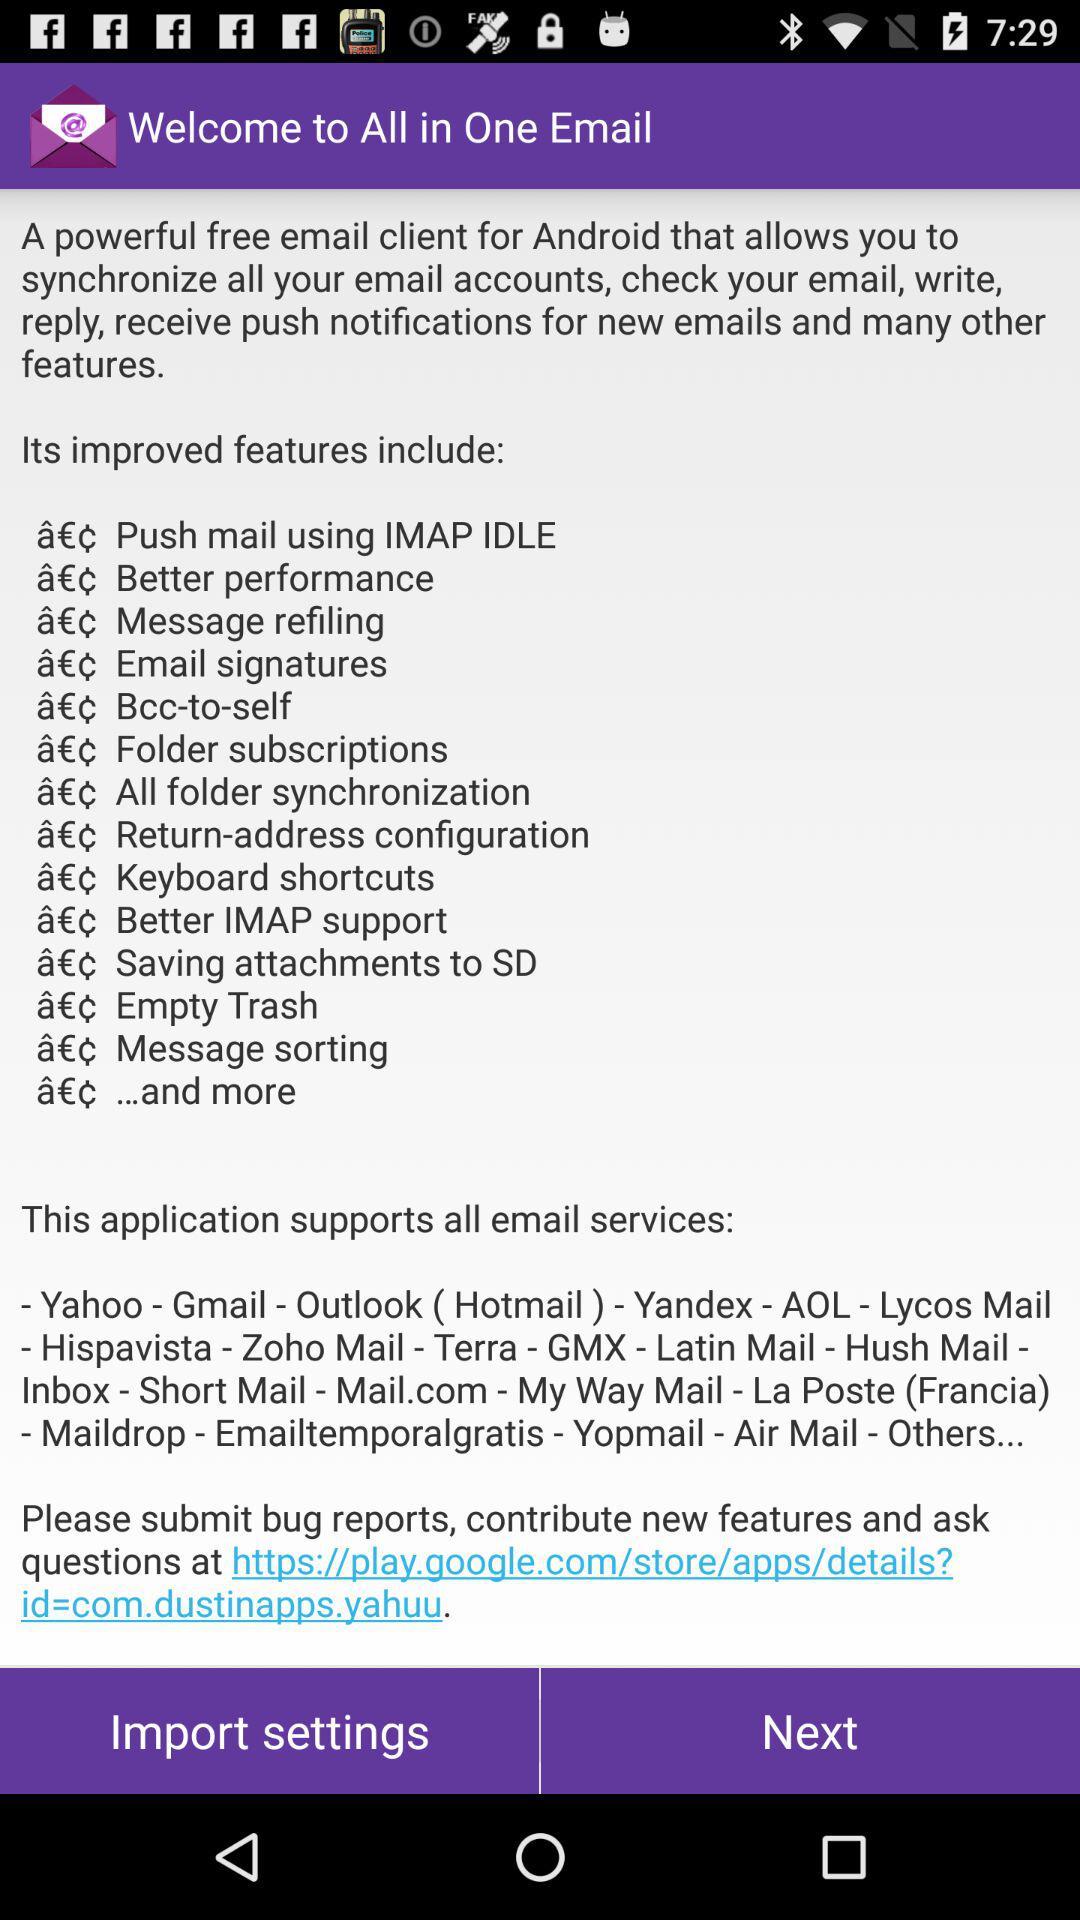 The height and width of the screenshot is (1920, 1080). I want to click on the import settings at the bottom left corner, so click(268, 1730).